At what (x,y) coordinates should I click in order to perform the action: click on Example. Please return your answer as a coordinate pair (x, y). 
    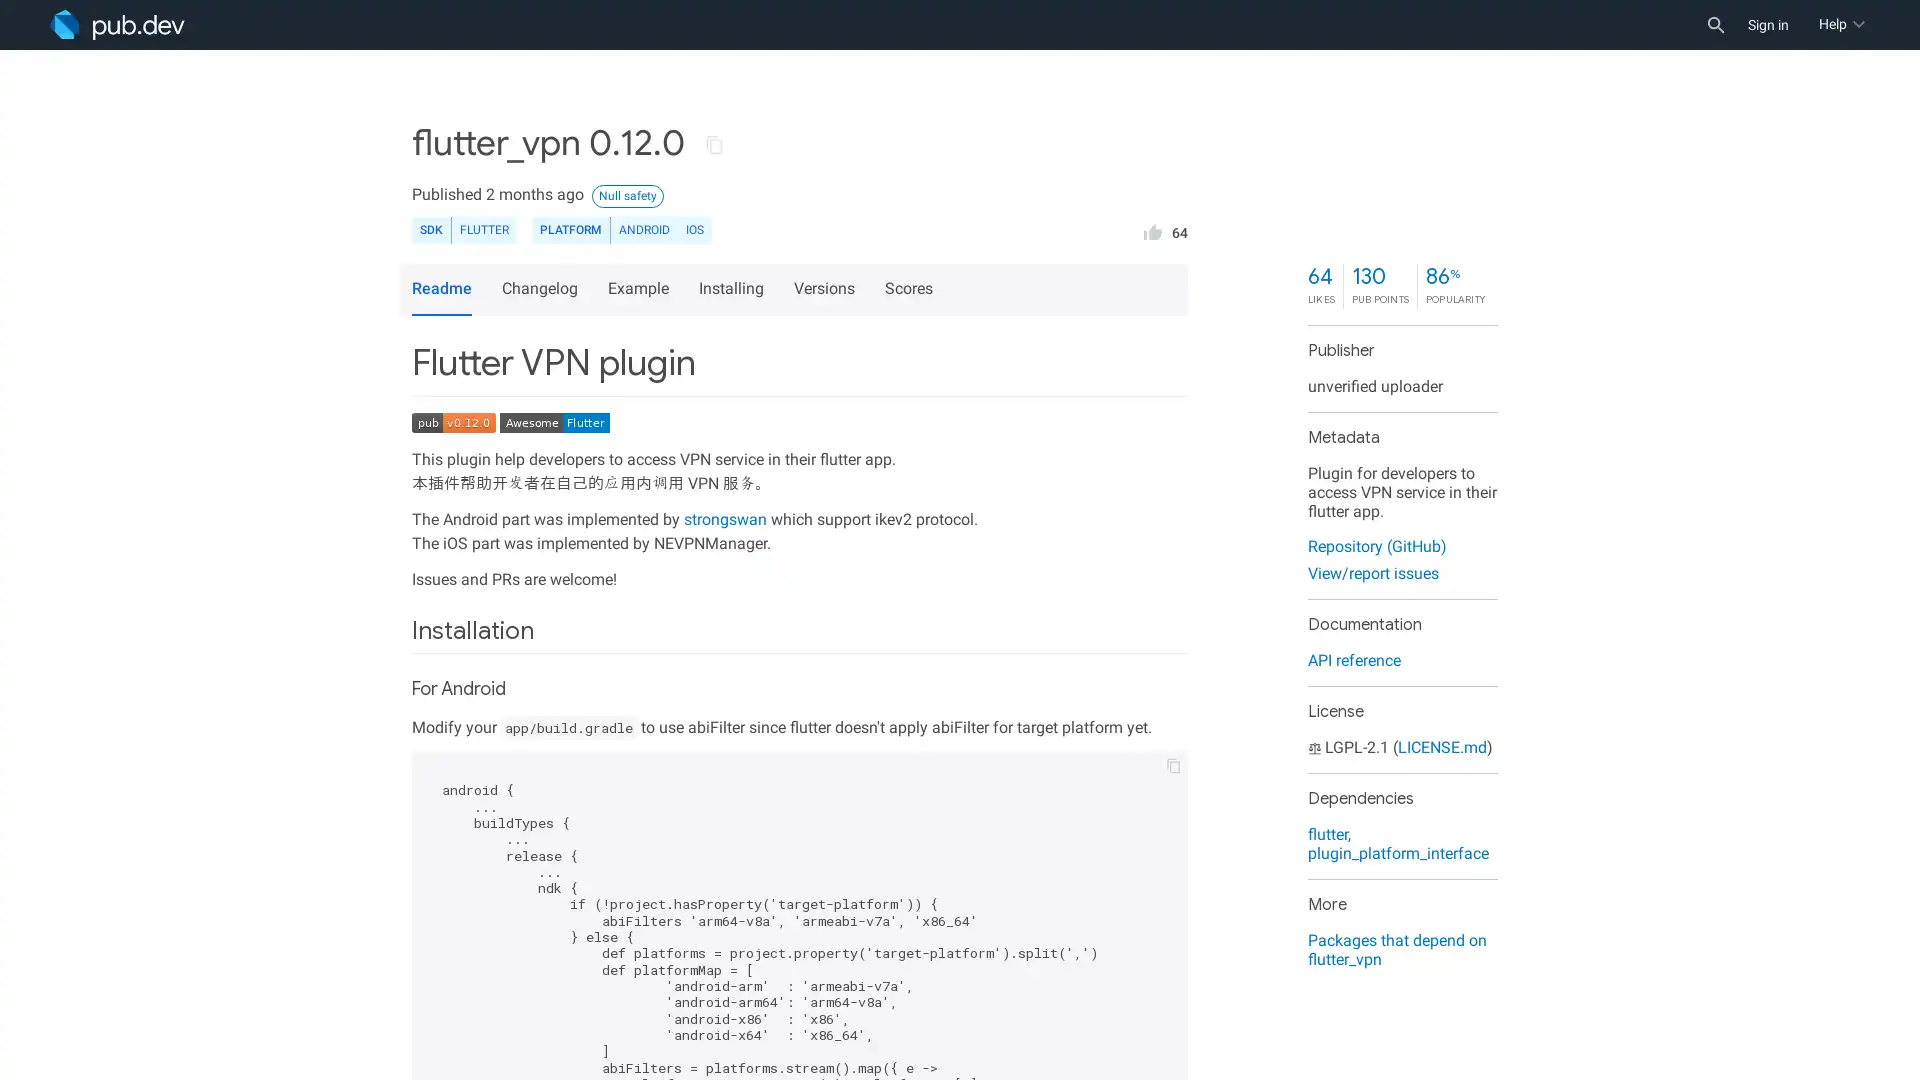
    Looking at the image, I should click on (641, 289).